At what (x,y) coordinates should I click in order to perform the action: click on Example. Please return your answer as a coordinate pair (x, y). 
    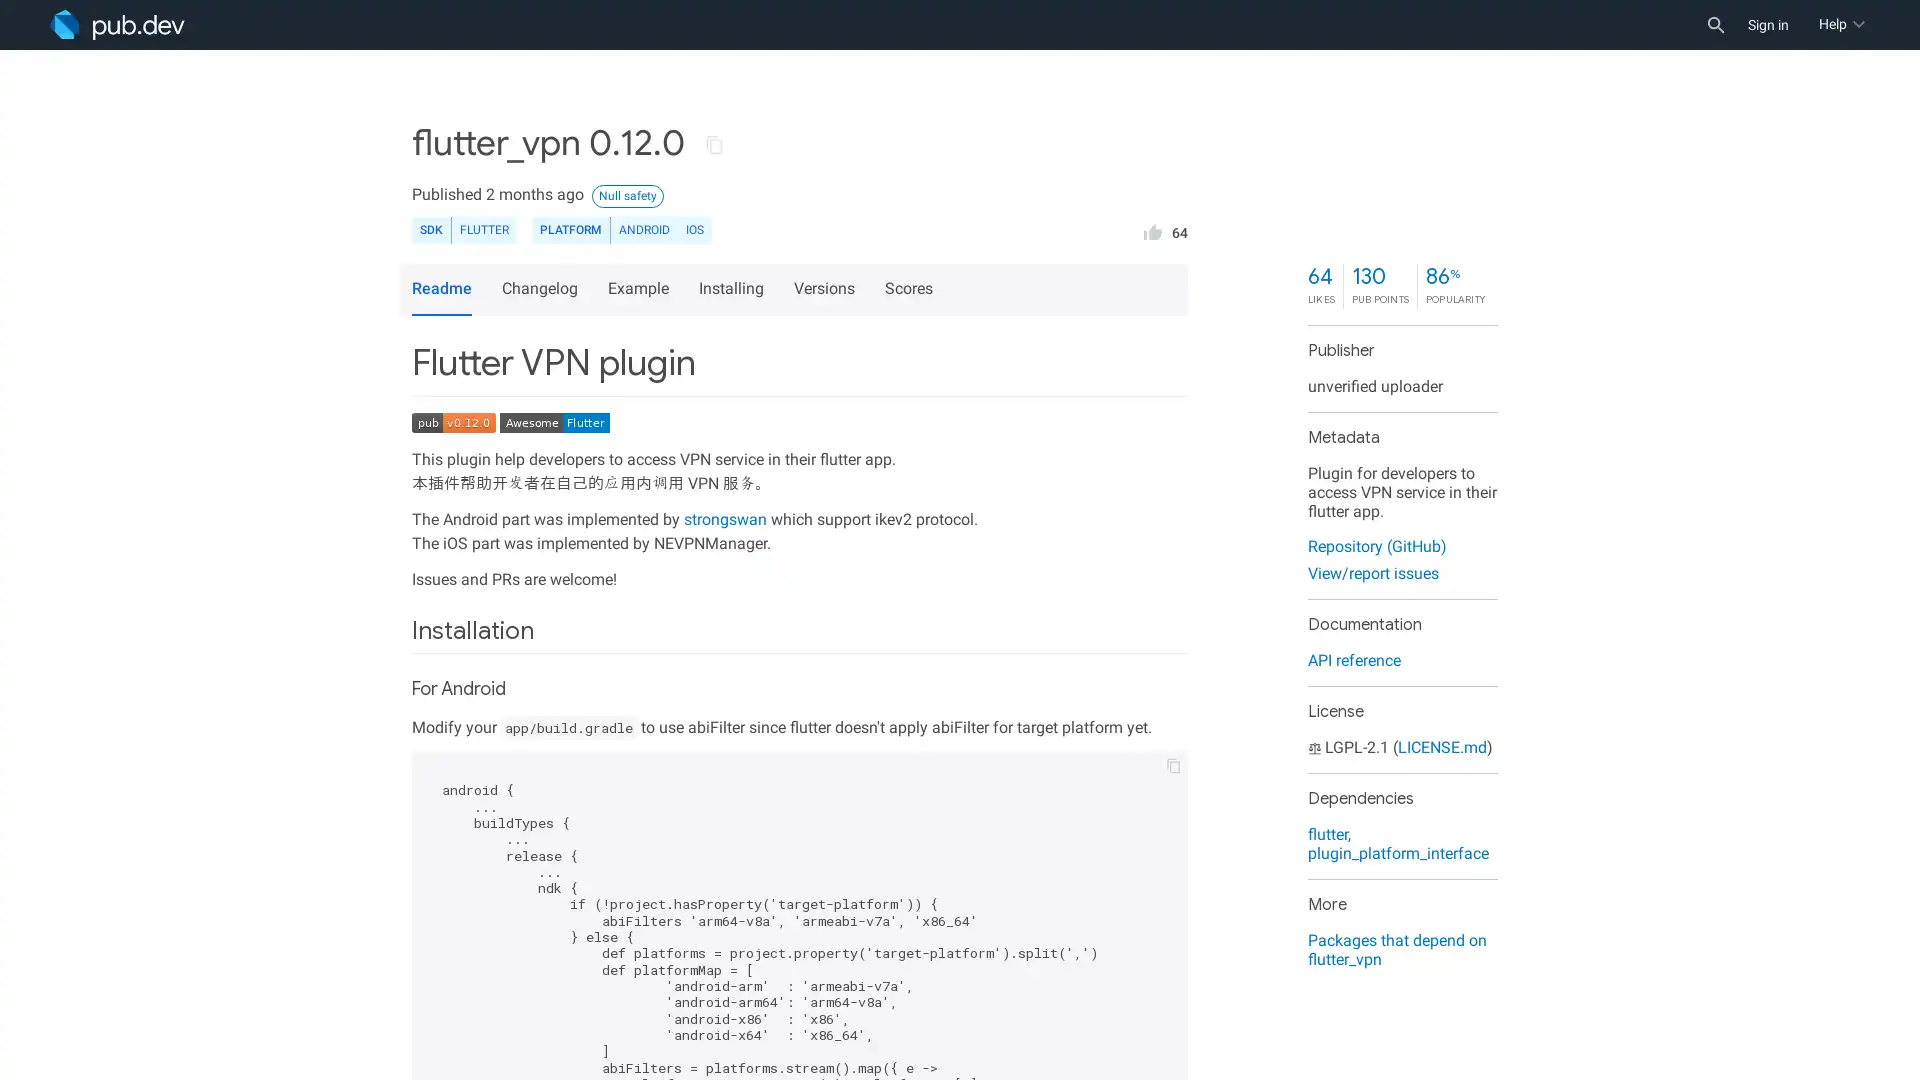
    Looking at the image, I should click on (641, 289).